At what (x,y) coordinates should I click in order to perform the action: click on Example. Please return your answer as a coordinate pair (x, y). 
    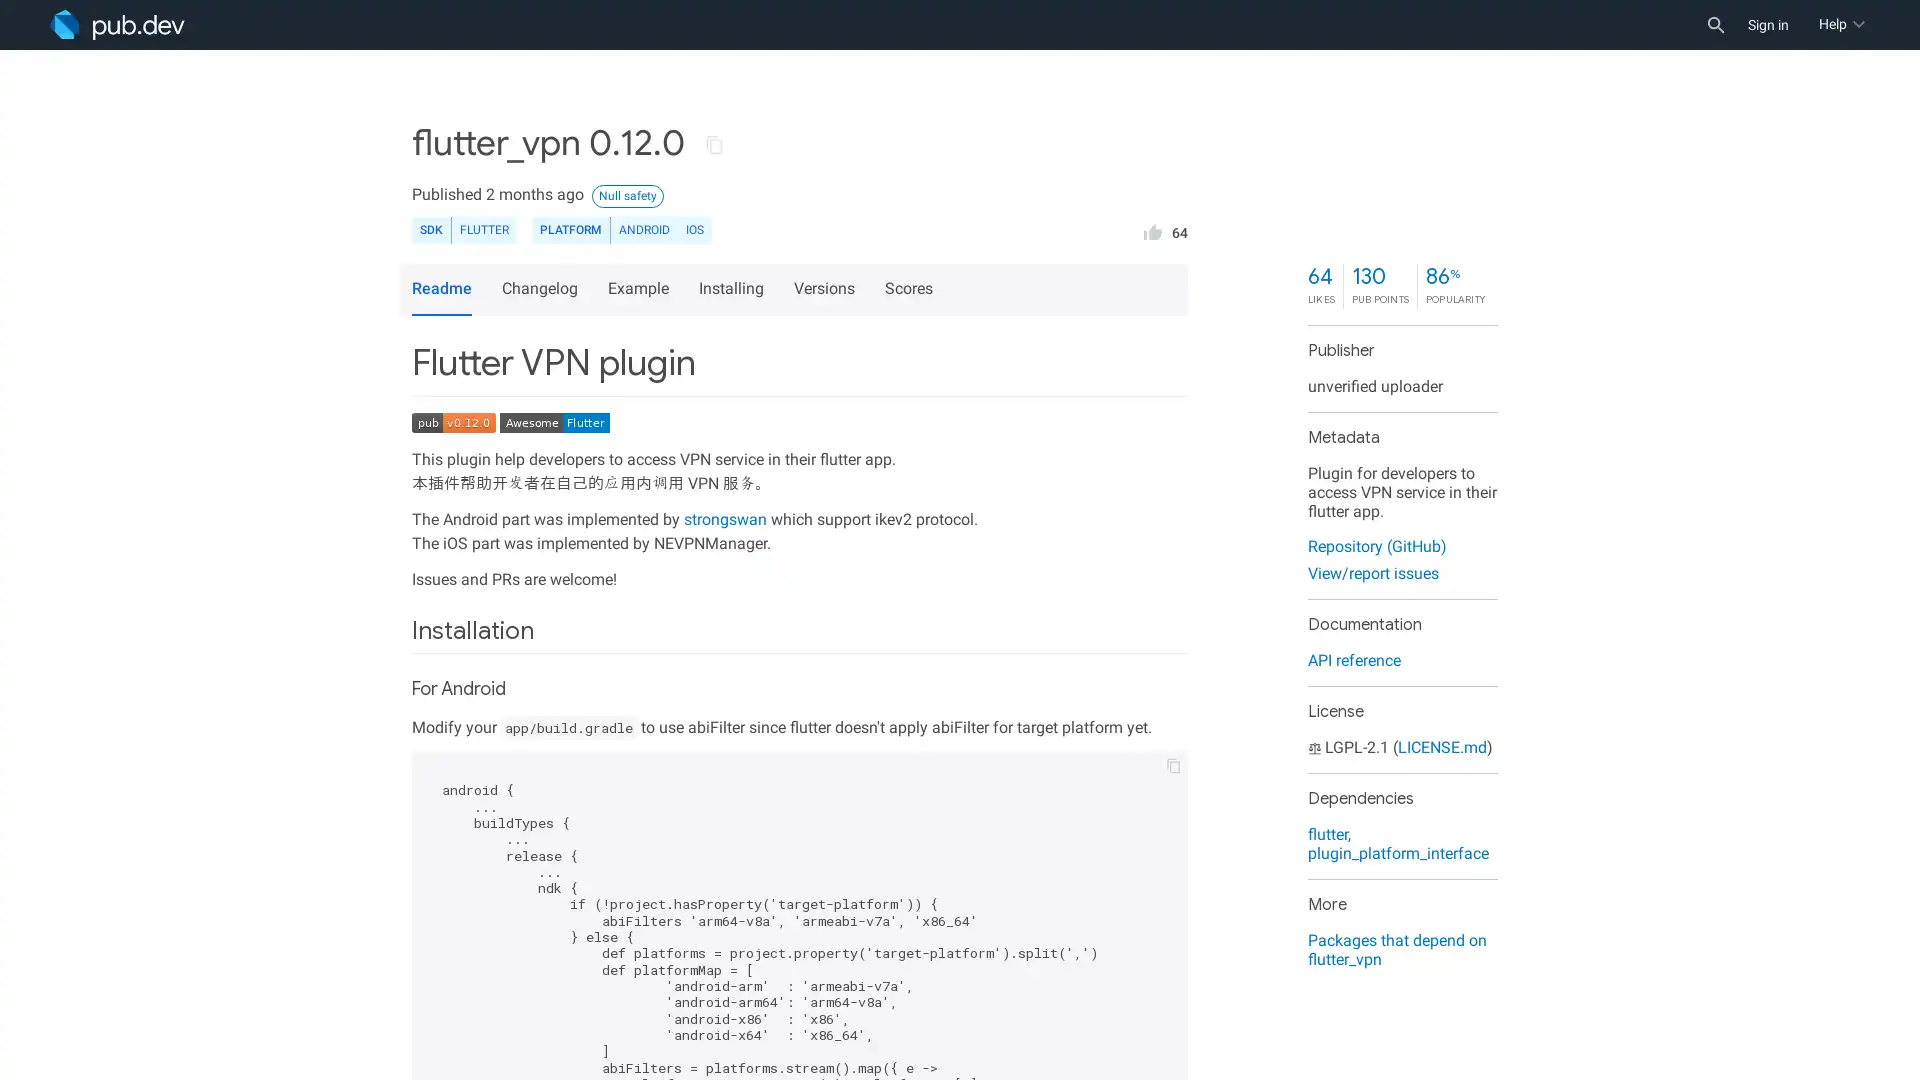
    Looking at the image, I should click on (641, 289).